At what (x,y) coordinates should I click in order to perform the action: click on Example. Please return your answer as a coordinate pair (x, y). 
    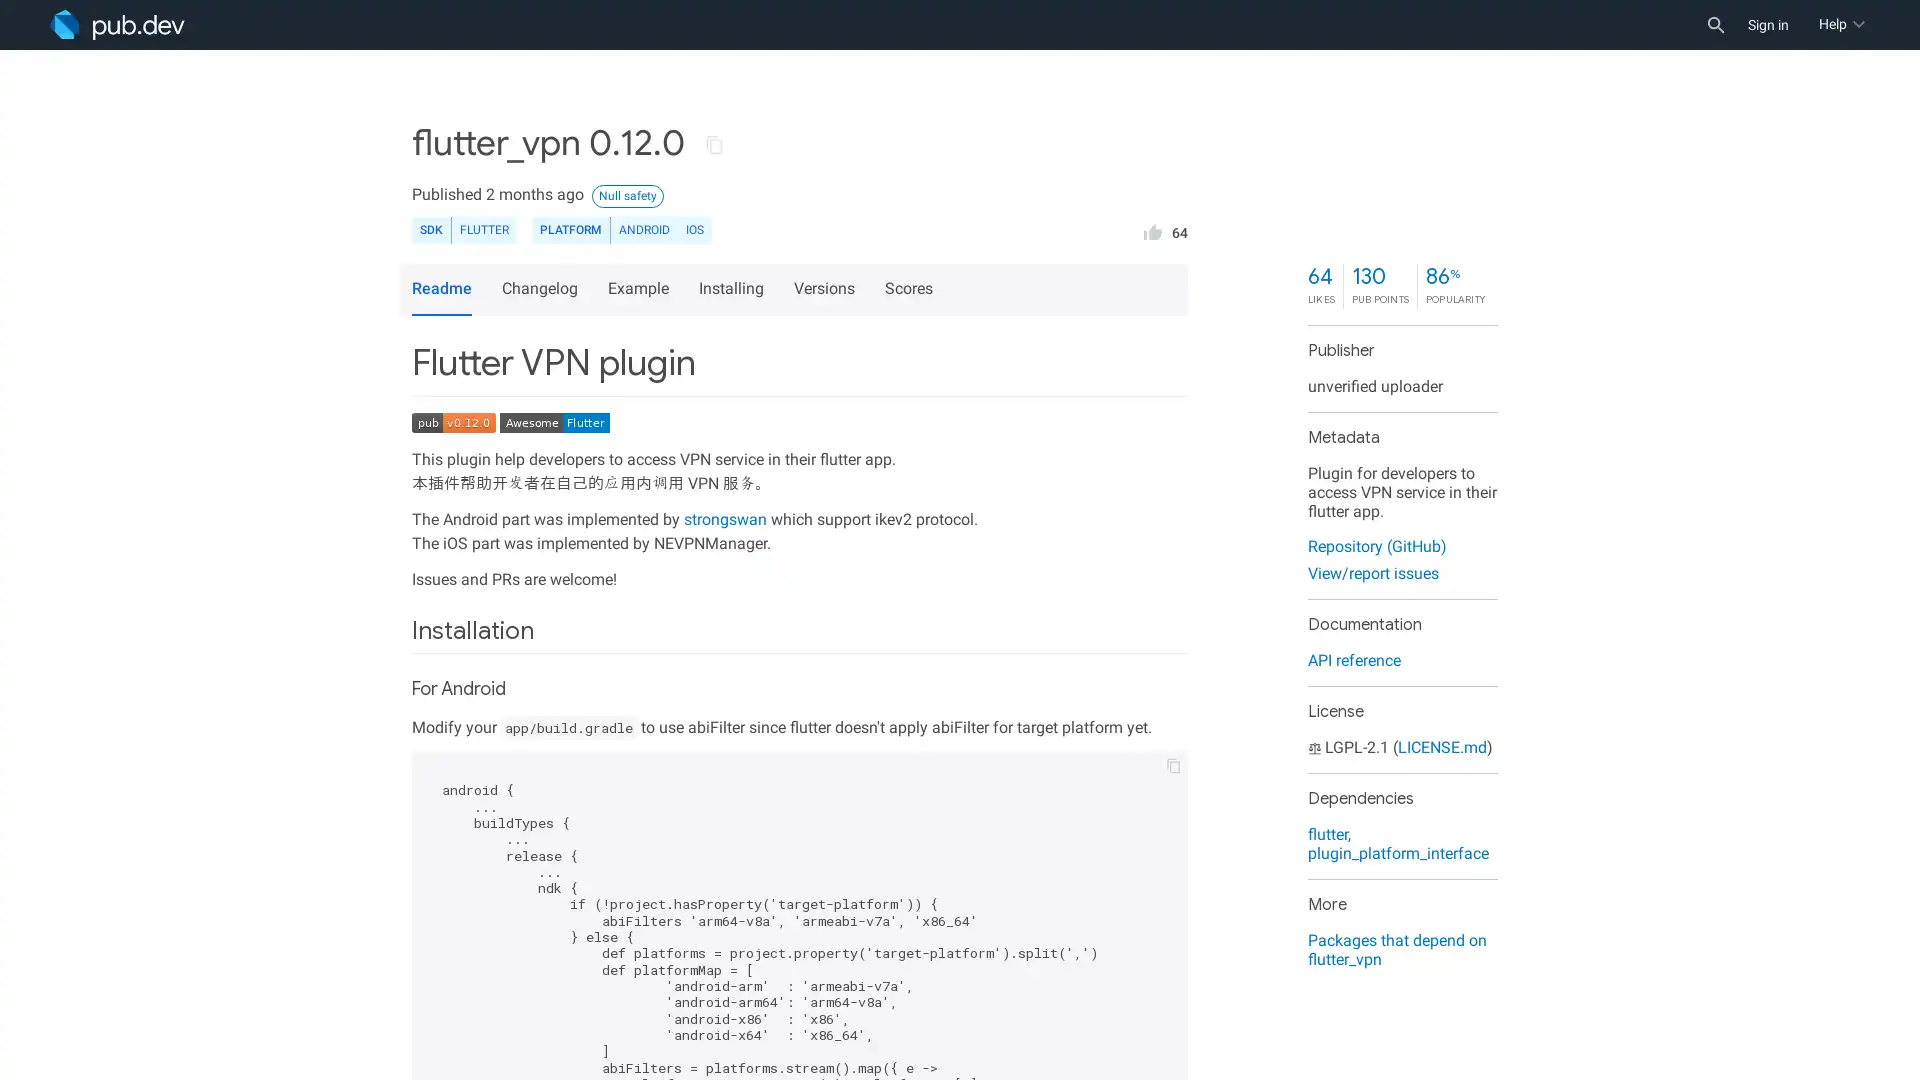
    Looking at the image, I should click on (641, 289).